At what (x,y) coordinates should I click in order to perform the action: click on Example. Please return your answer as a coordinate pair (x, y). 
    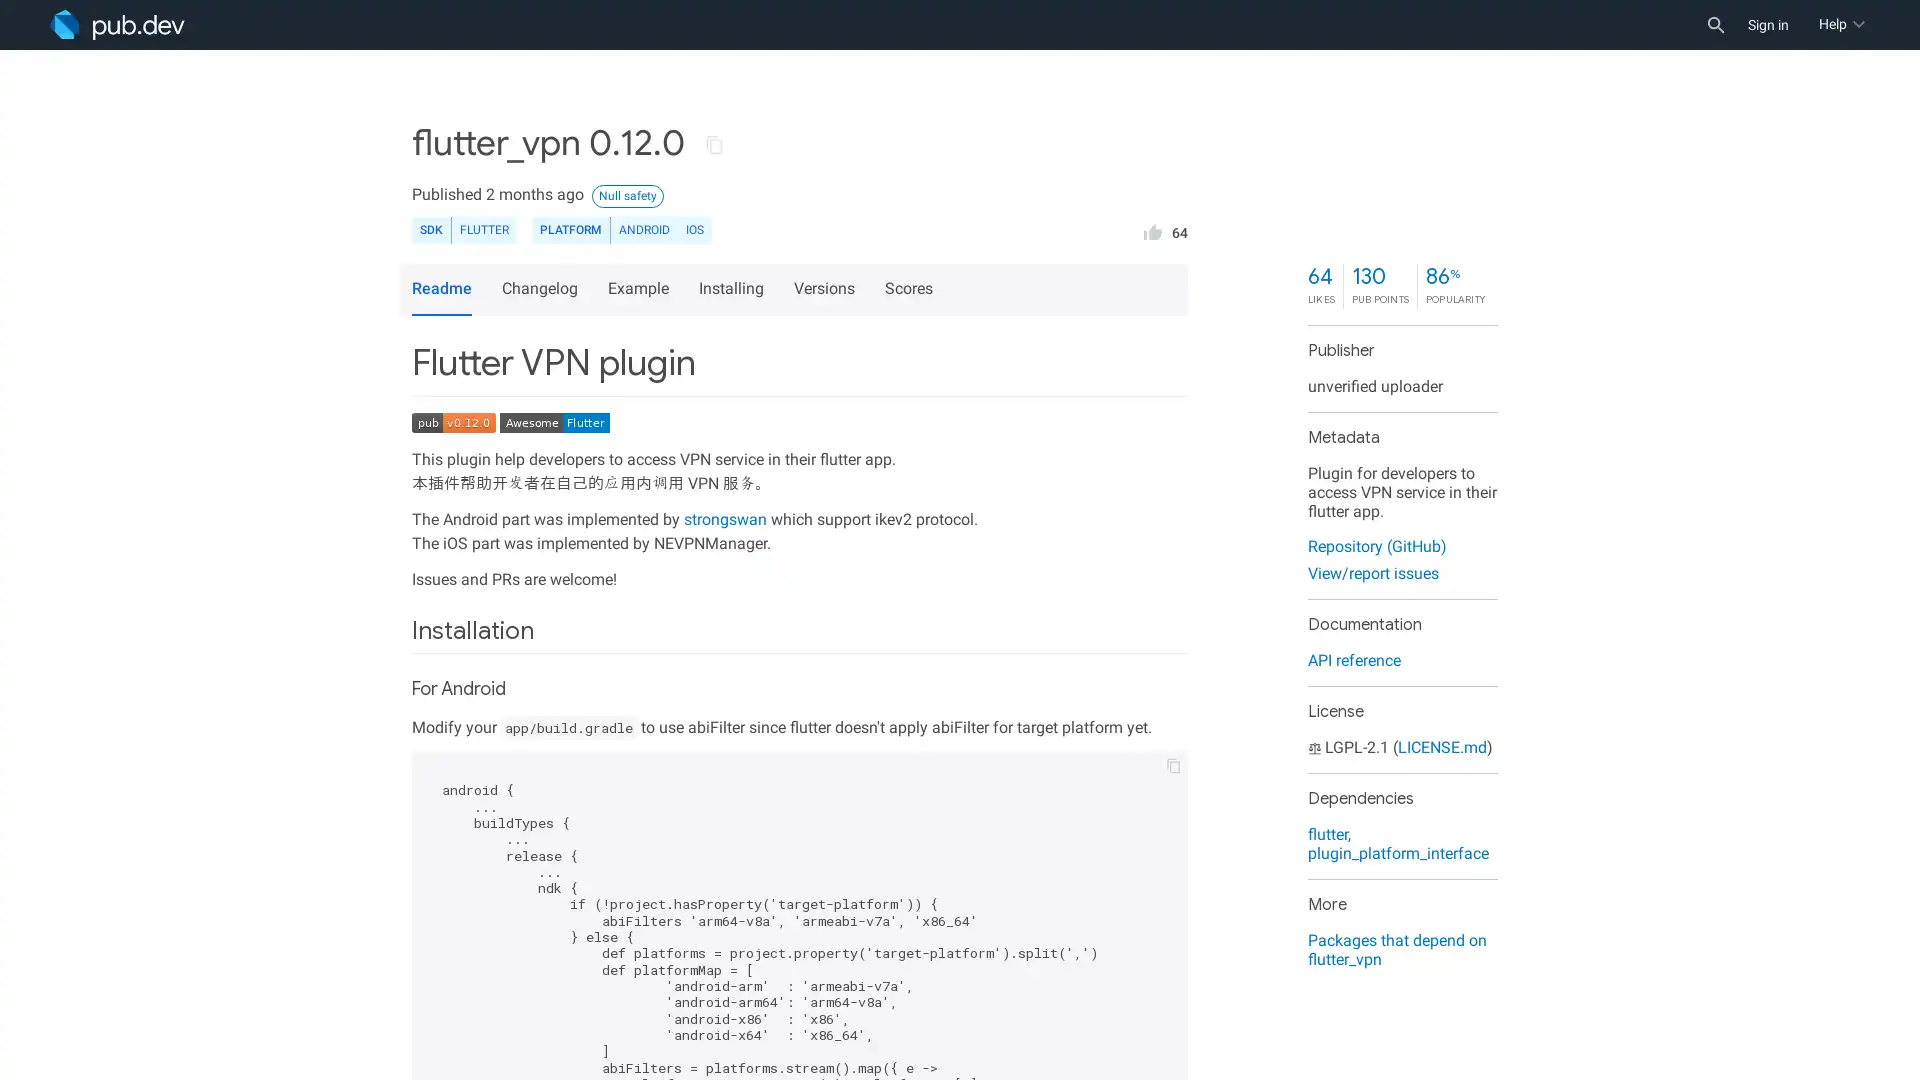
    Looking at the image, I should click on (641, 289).